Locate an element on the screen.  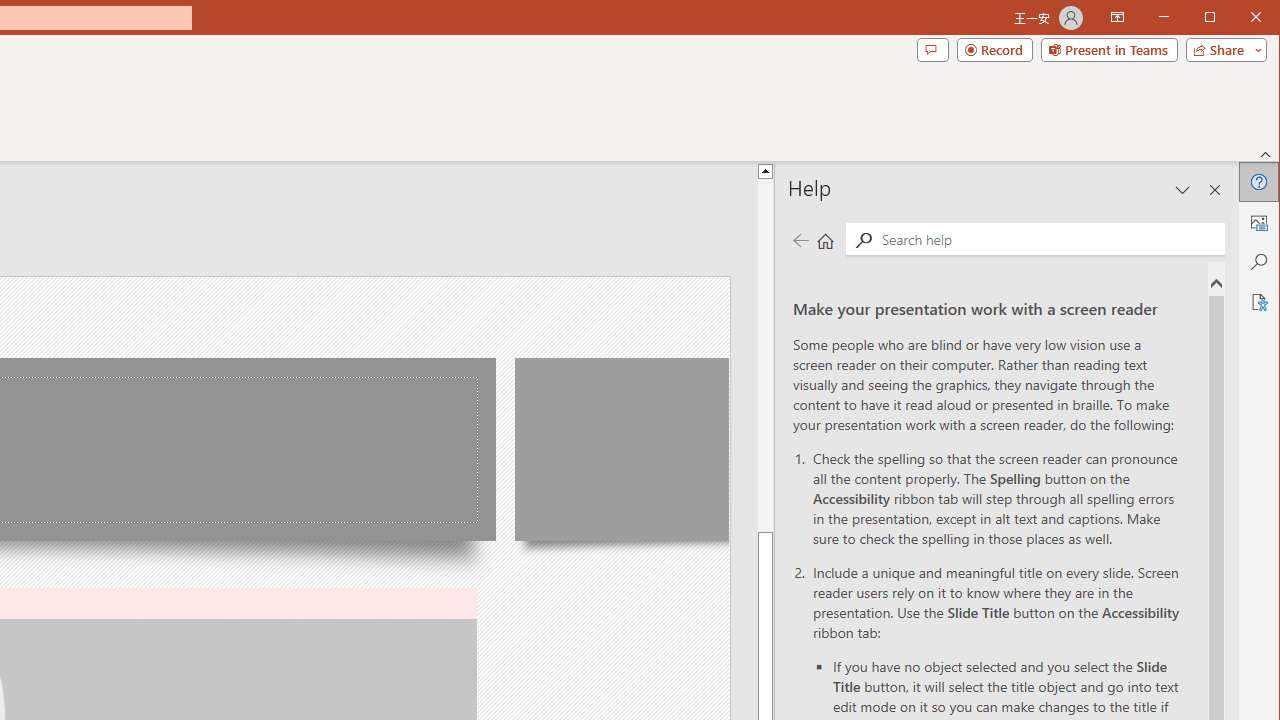
'Alt Text' is located at coordinates (1257, 222).